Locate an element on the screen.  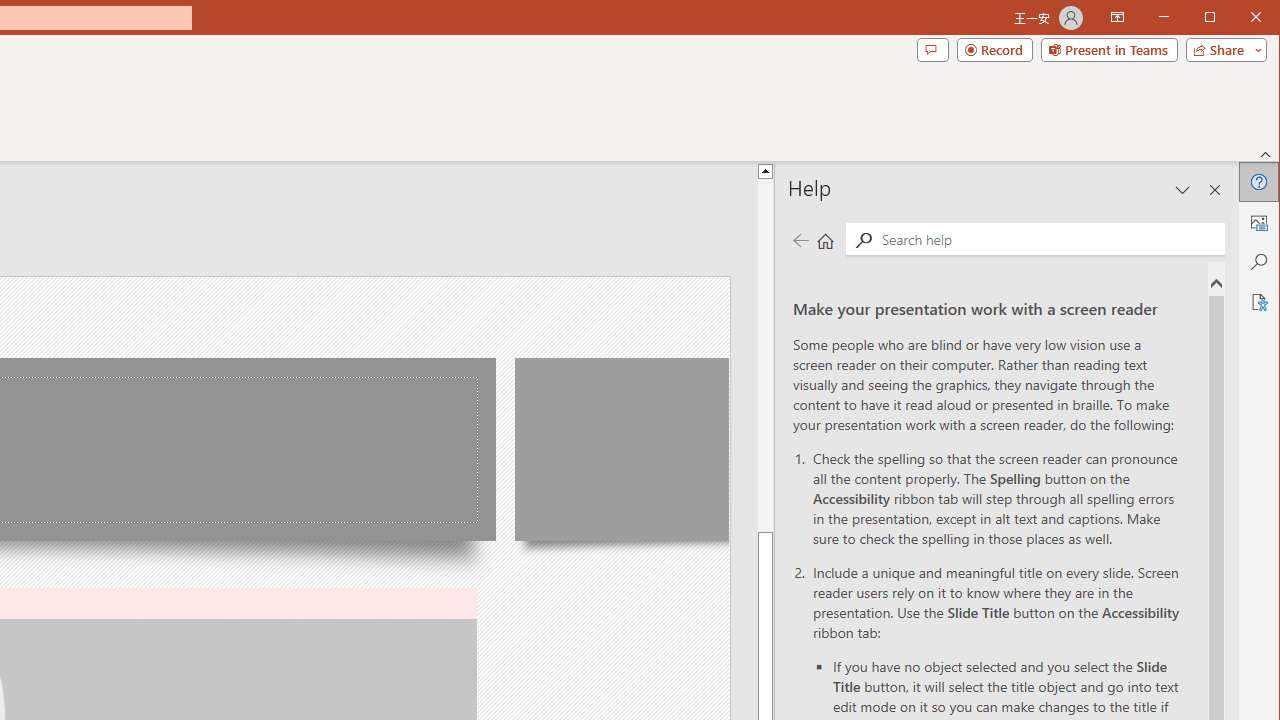
'Alt Text' is located at coordinates (1257, 222).